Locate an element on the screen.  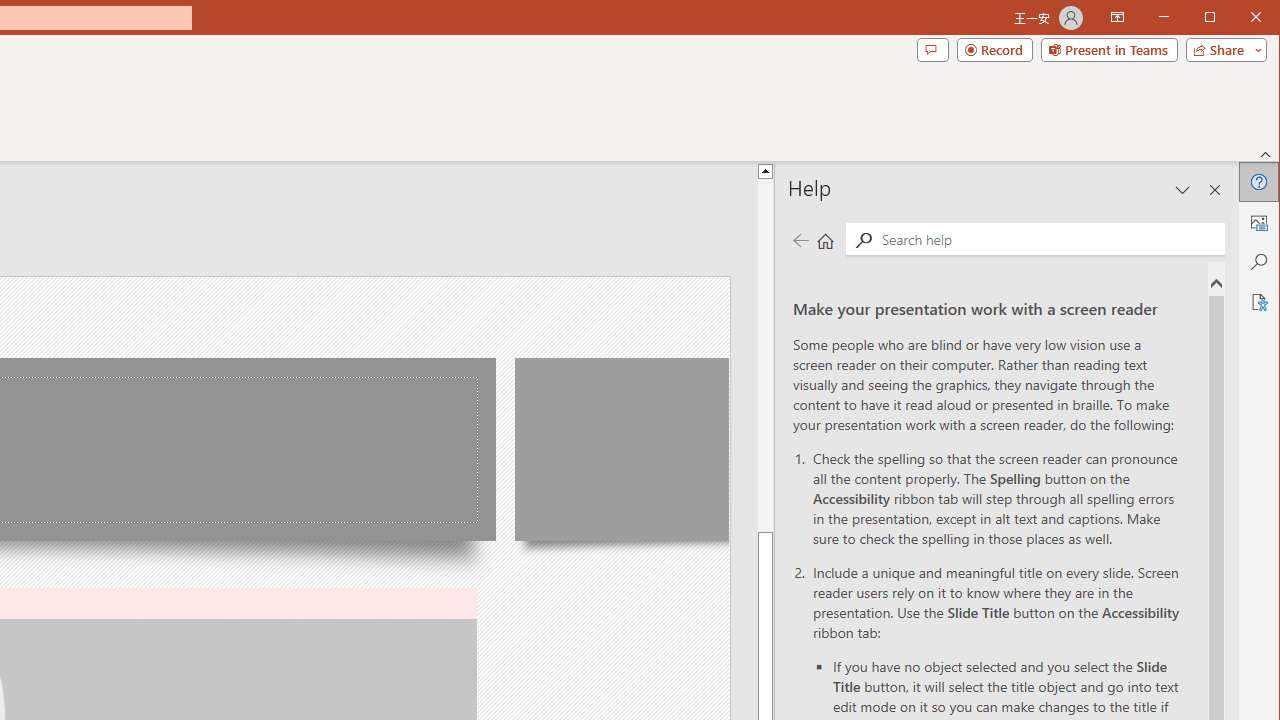
'Alt Text' is located at coordinates (1257, 222).